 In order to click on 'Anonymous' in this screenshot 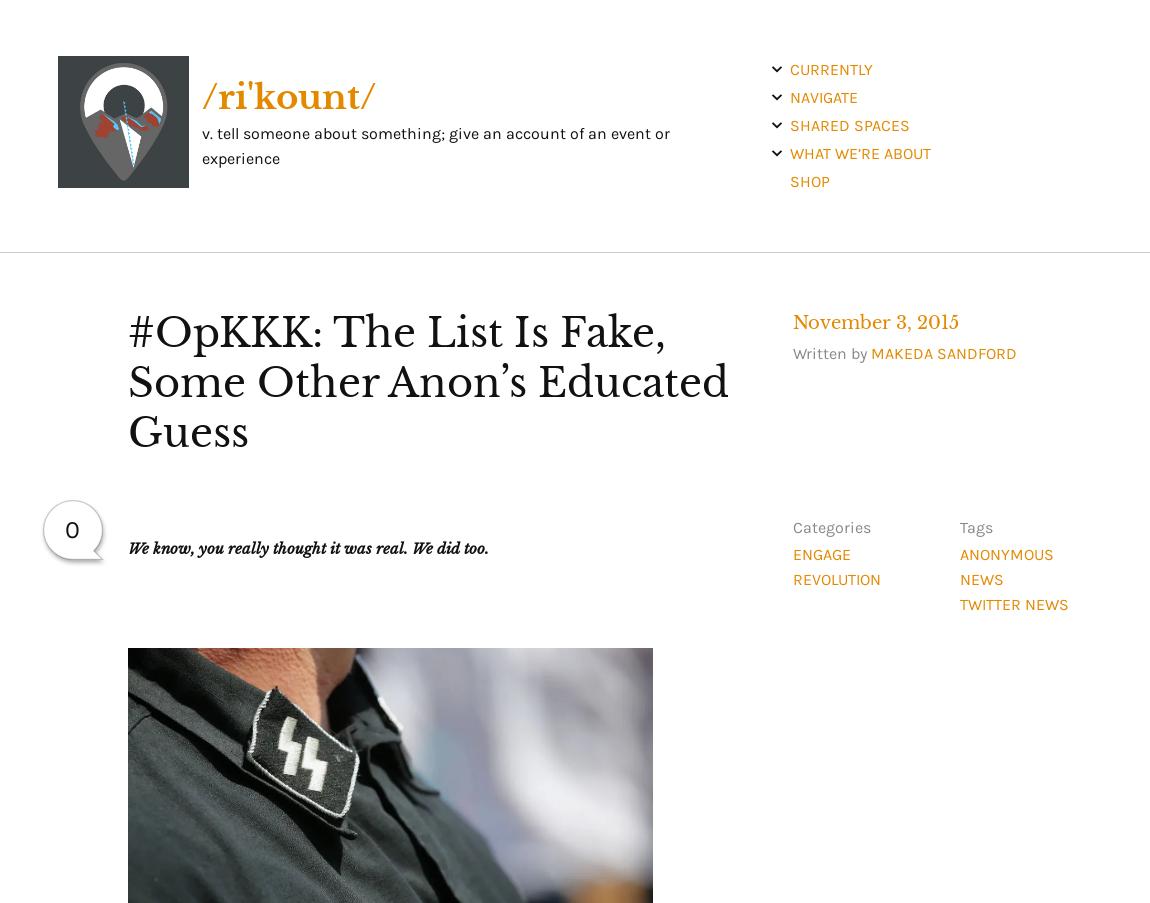, I will do `click(1006, 552)`.